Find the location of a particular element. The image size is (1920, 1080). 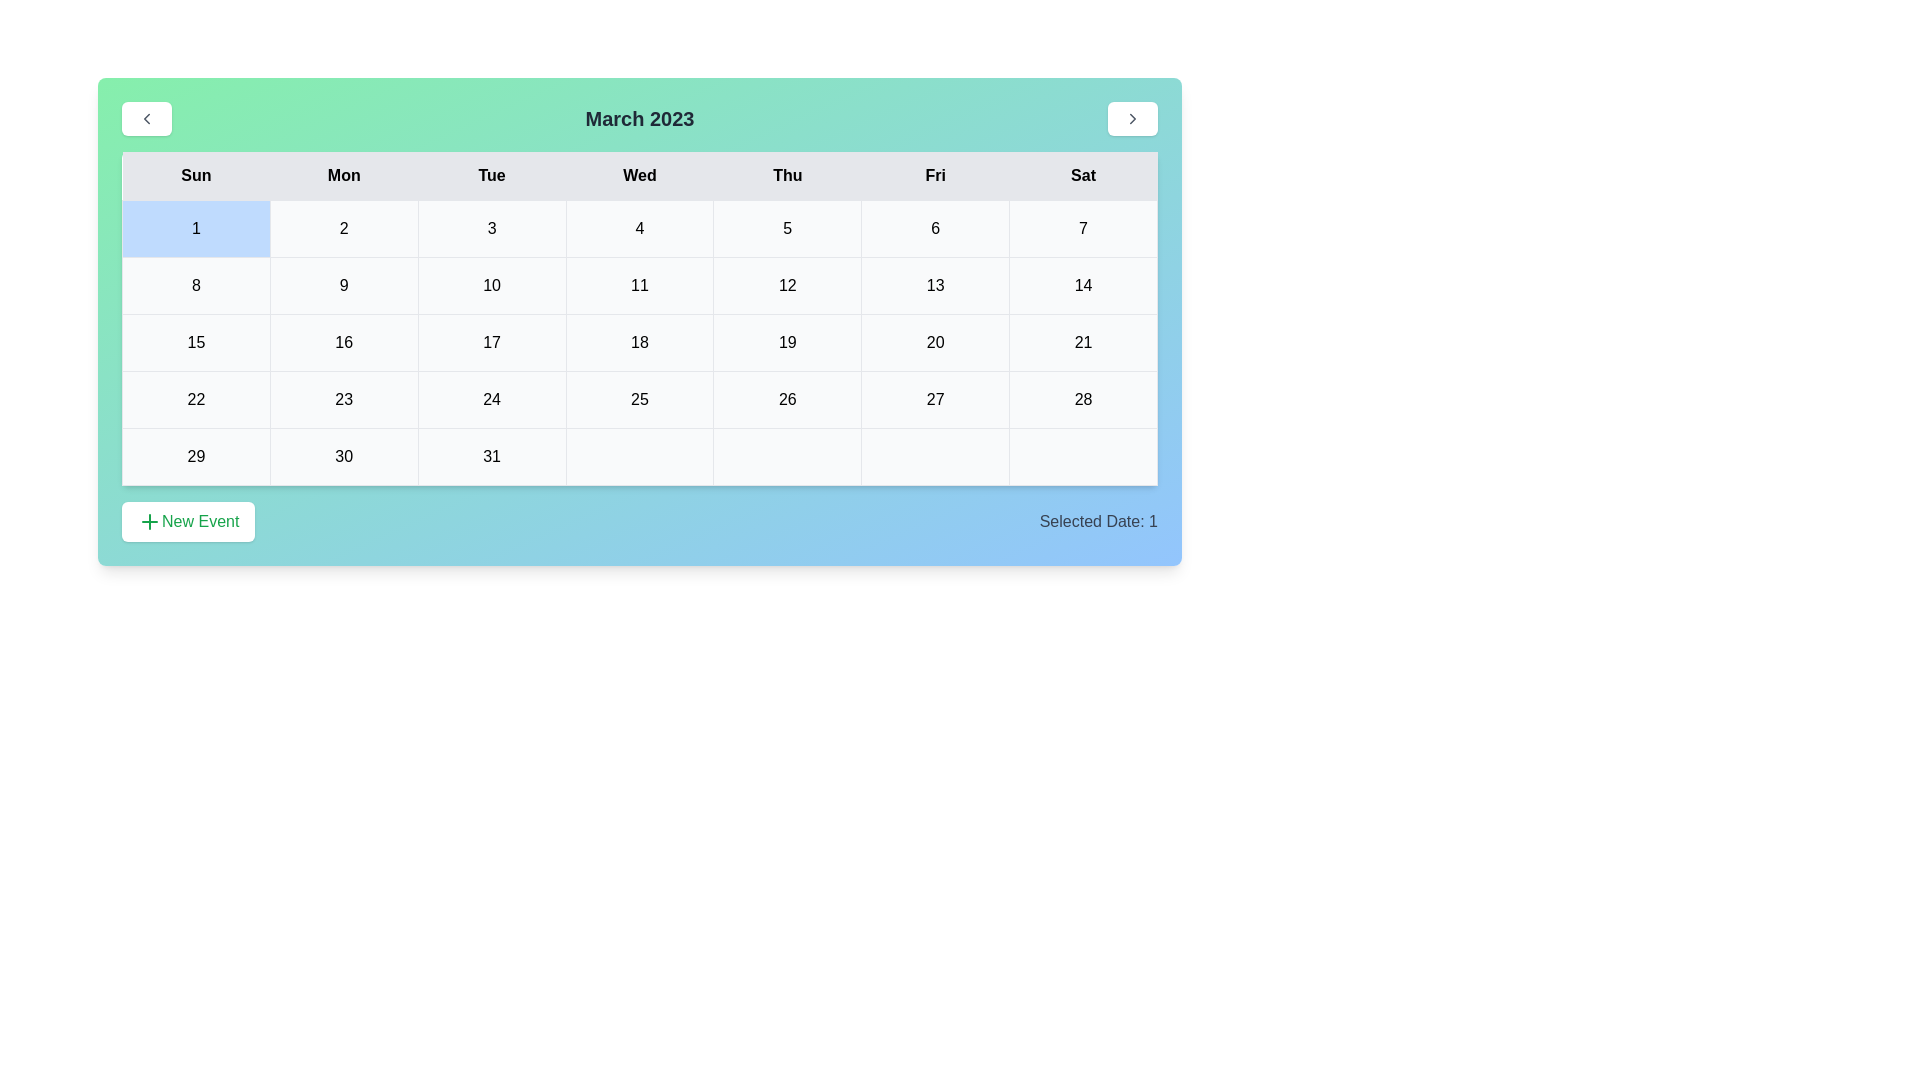

the cell representing the date 20 in the calendar is located at coordinates (935, 342).